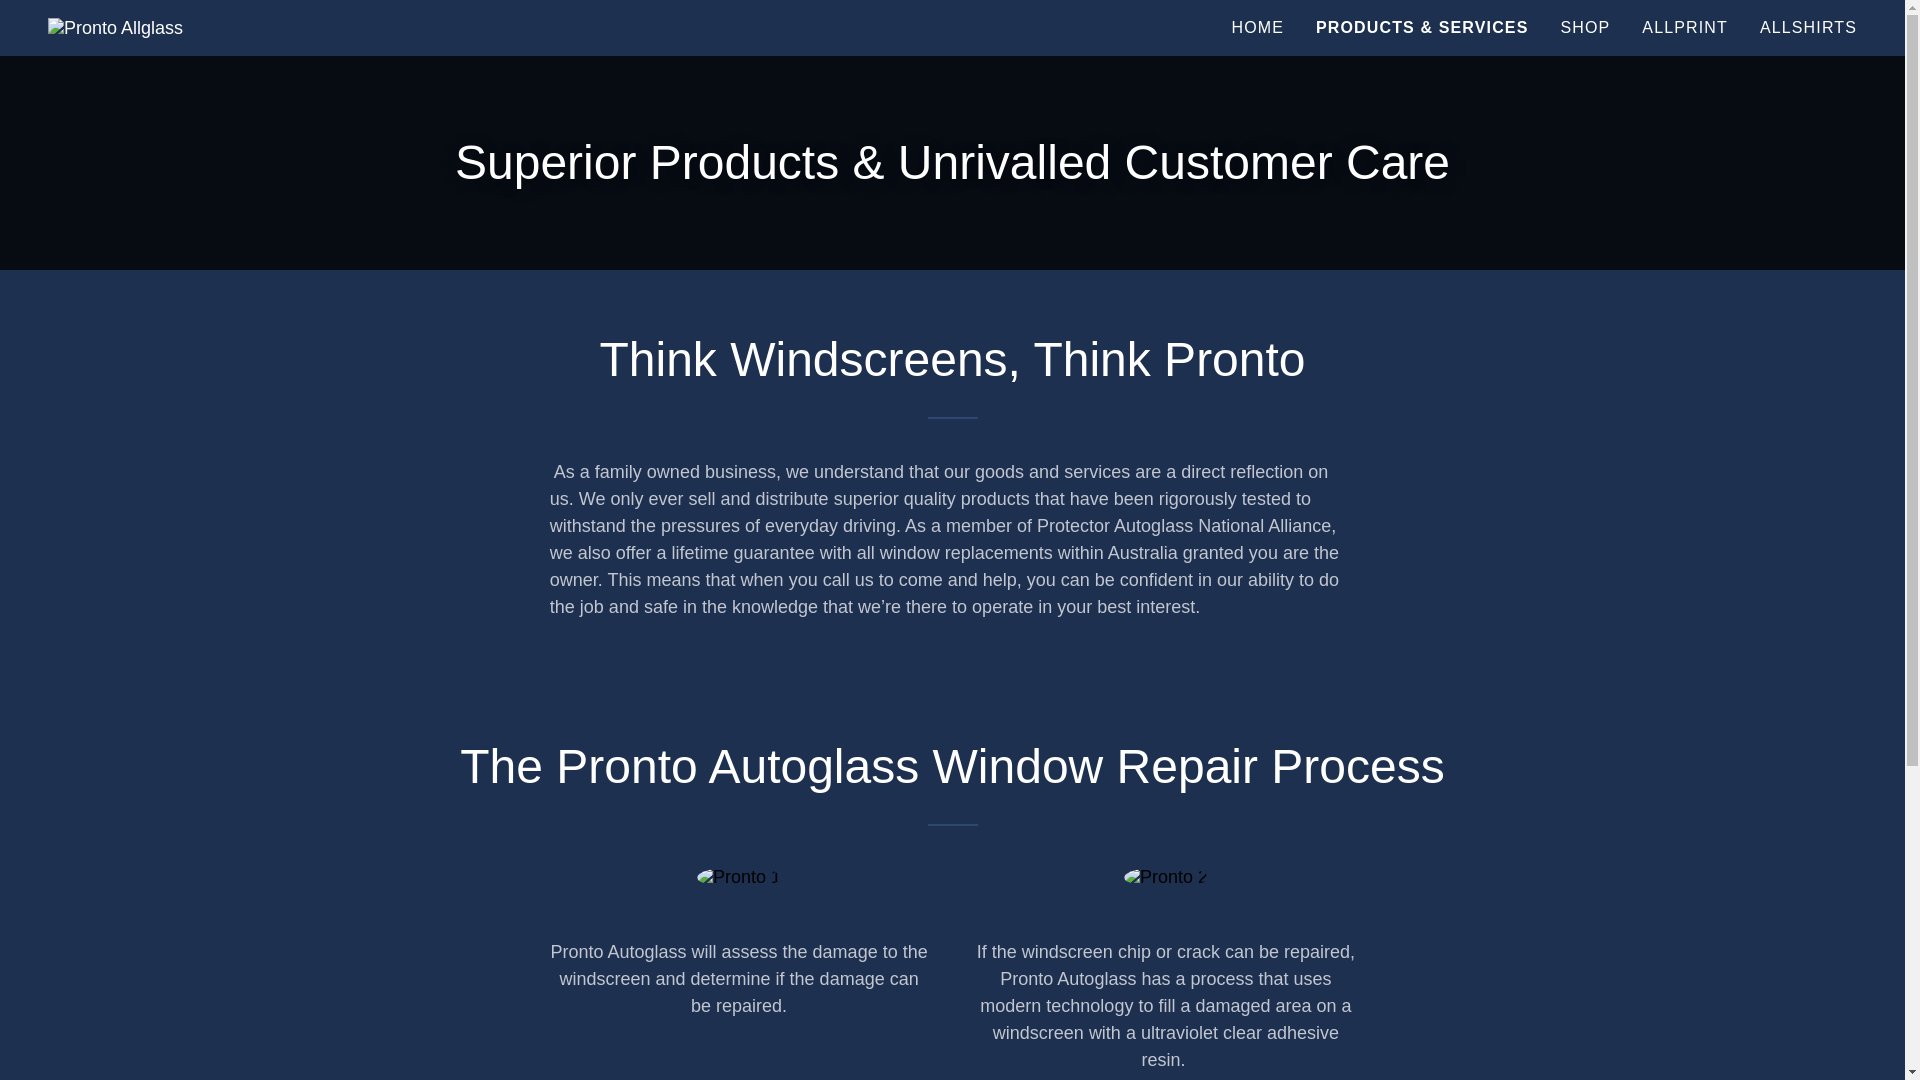 The height and width of the screenshot is (1080, 1920). What do you see at coordinates (1808, 27) in the screenshot?
I see `'ALLSHIRTS'` at bounding box center [1808, 27].